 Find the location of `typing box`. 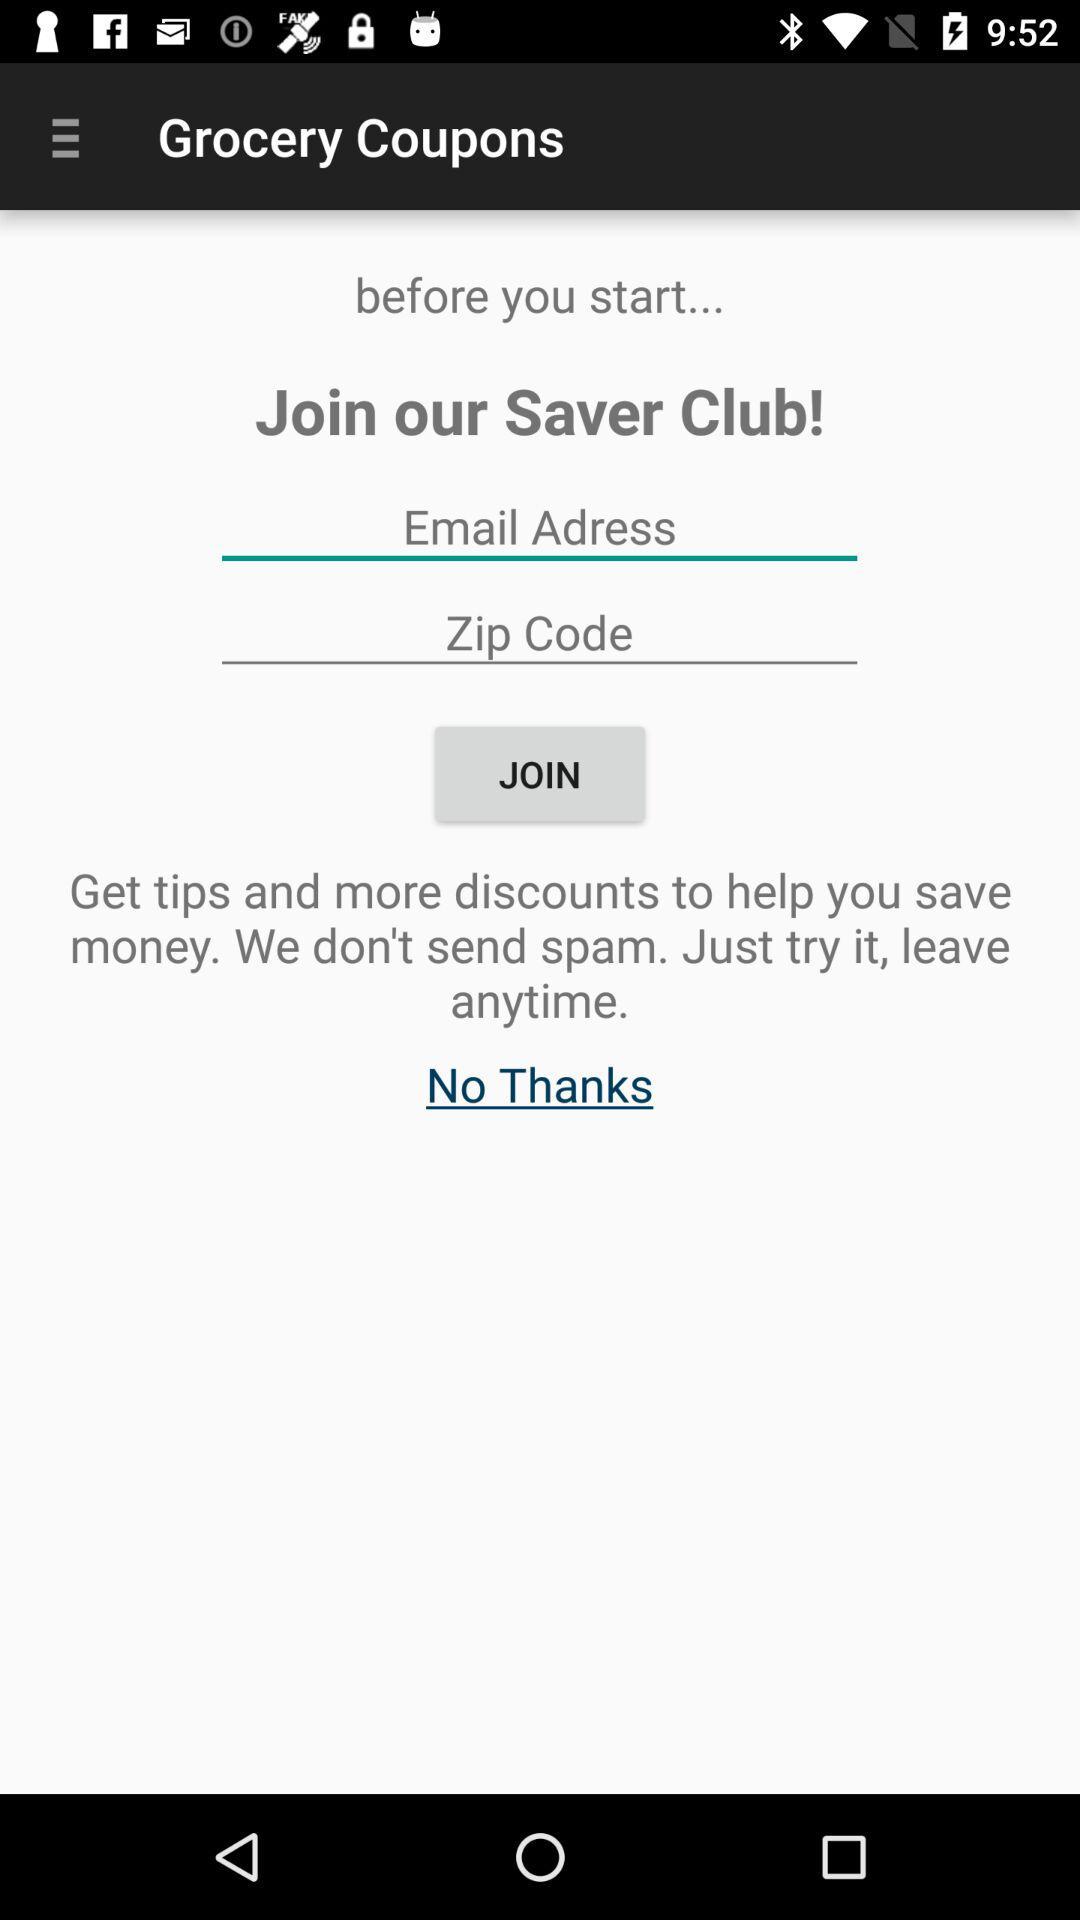

typing box is located at coordinates (538, 526).